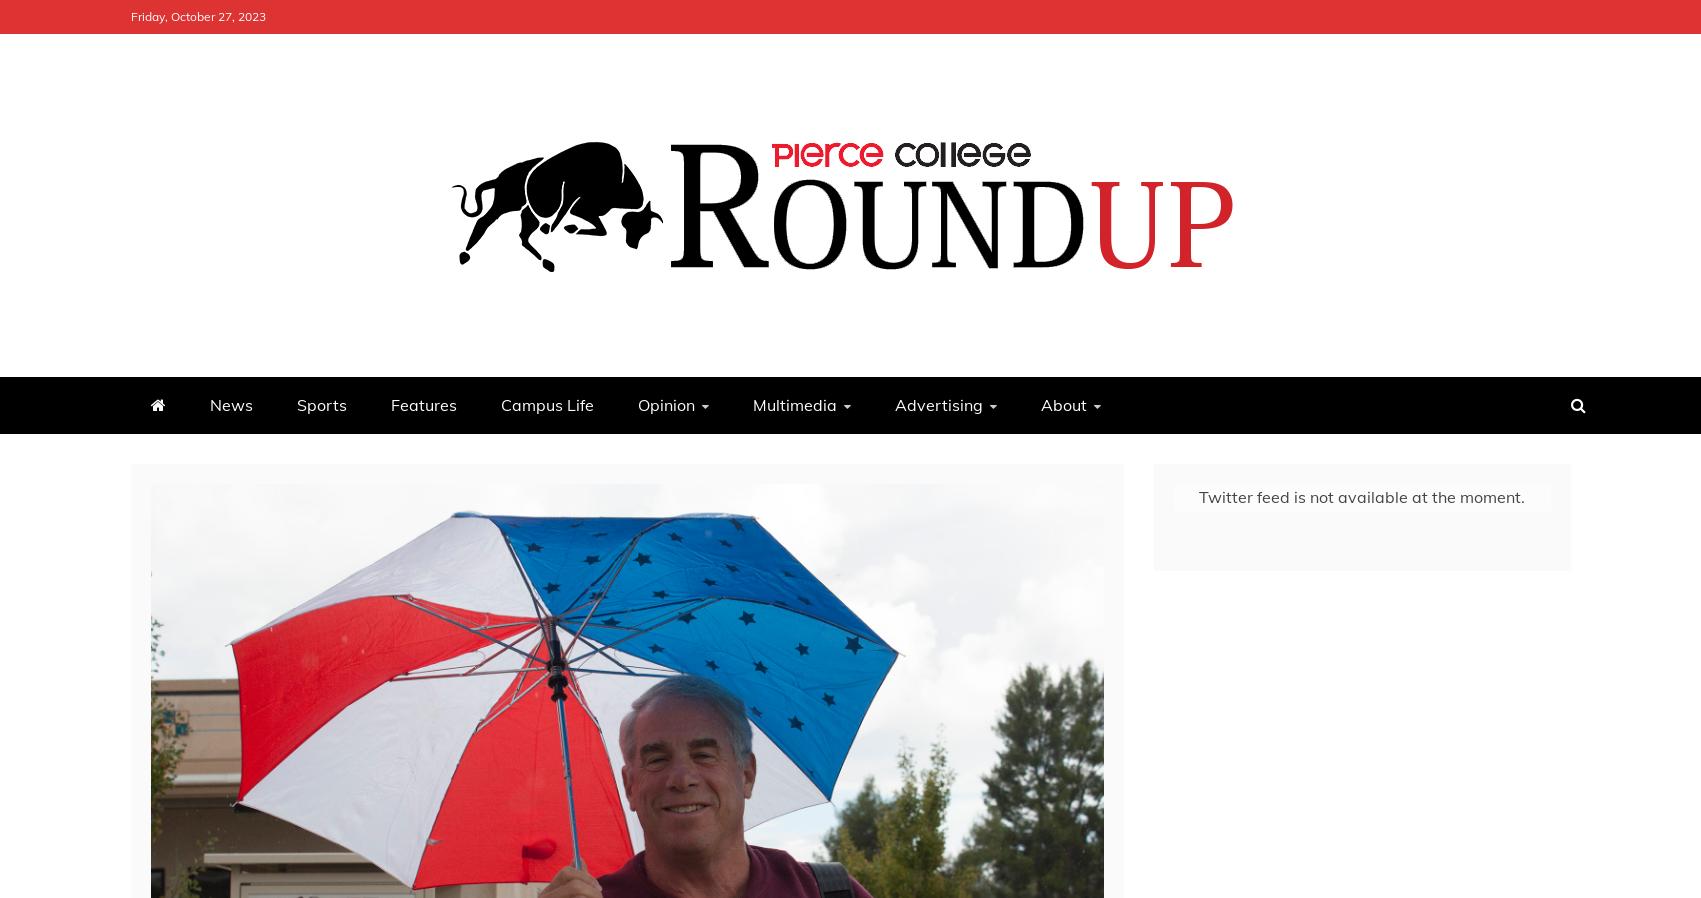  I want to click on 'About', so click(1062, 404).